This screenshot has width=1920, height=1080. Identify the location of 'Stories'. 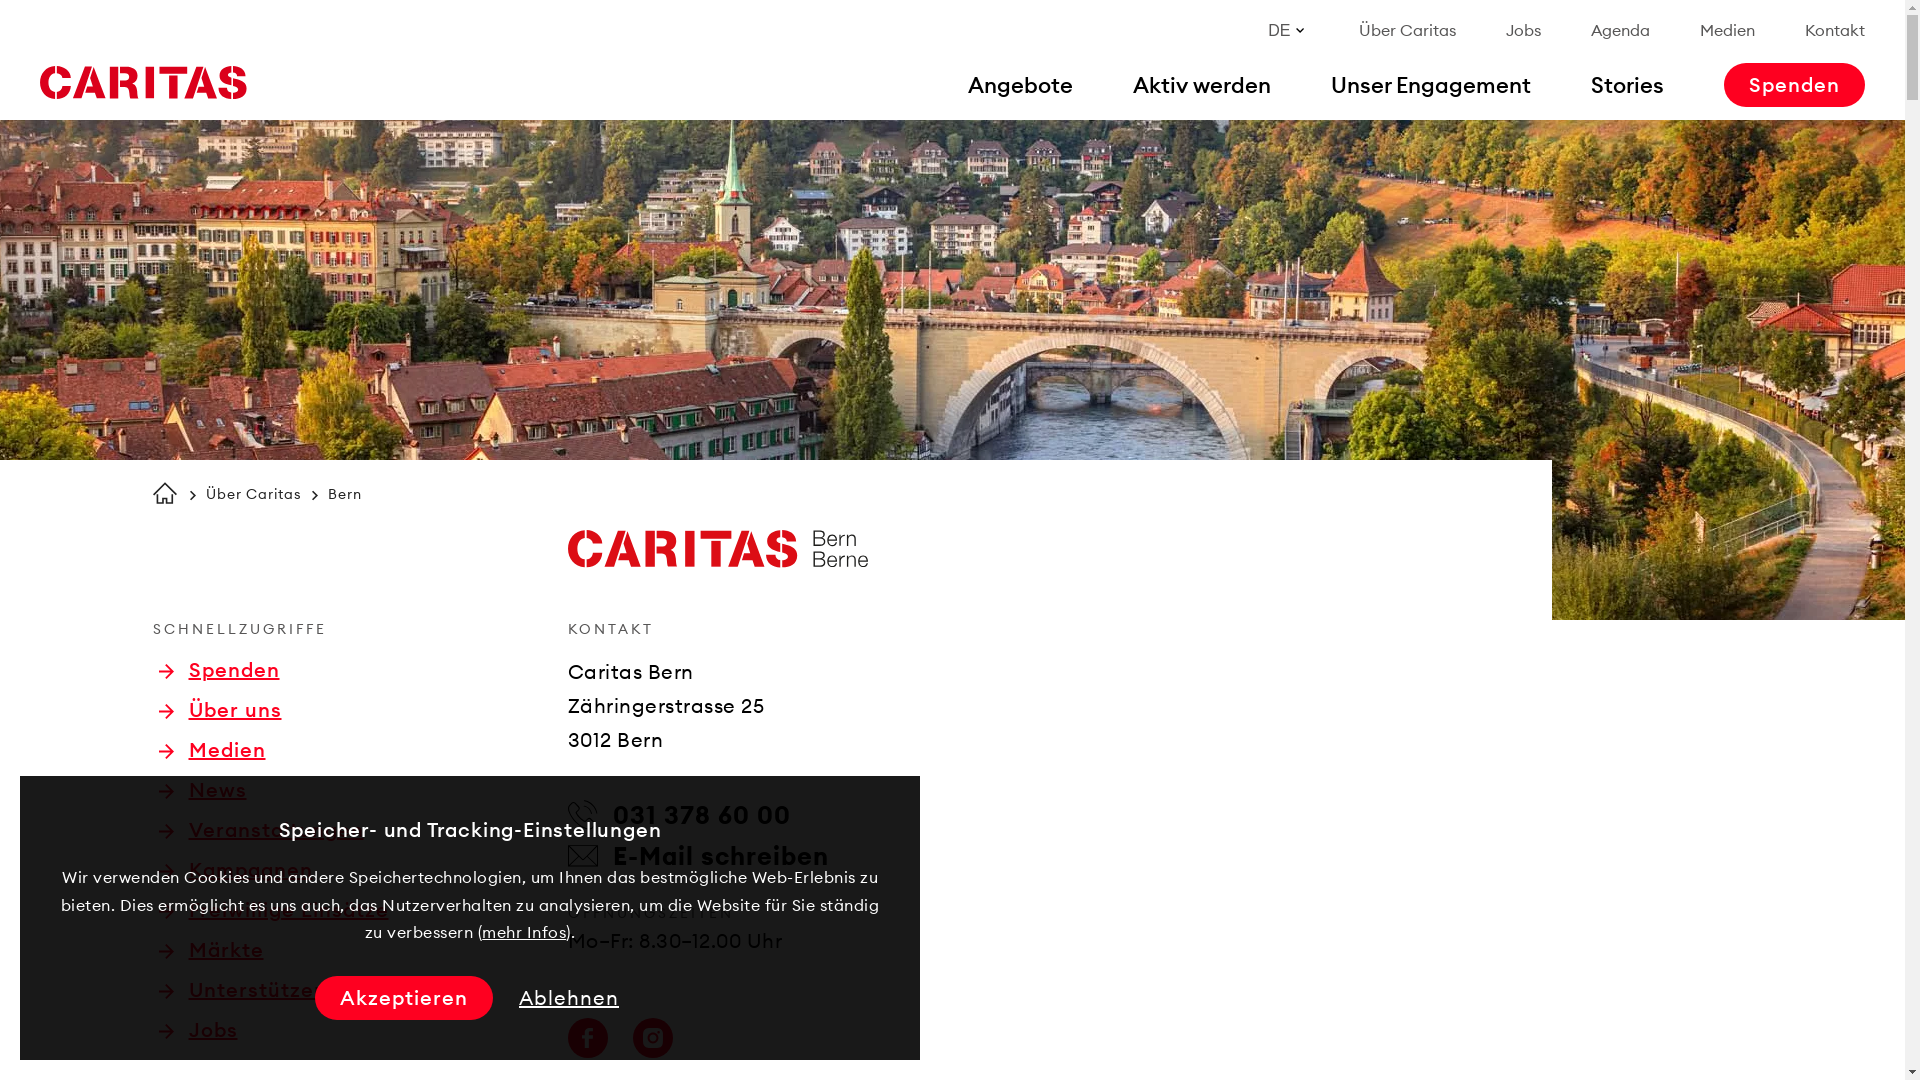
(1627, 83).